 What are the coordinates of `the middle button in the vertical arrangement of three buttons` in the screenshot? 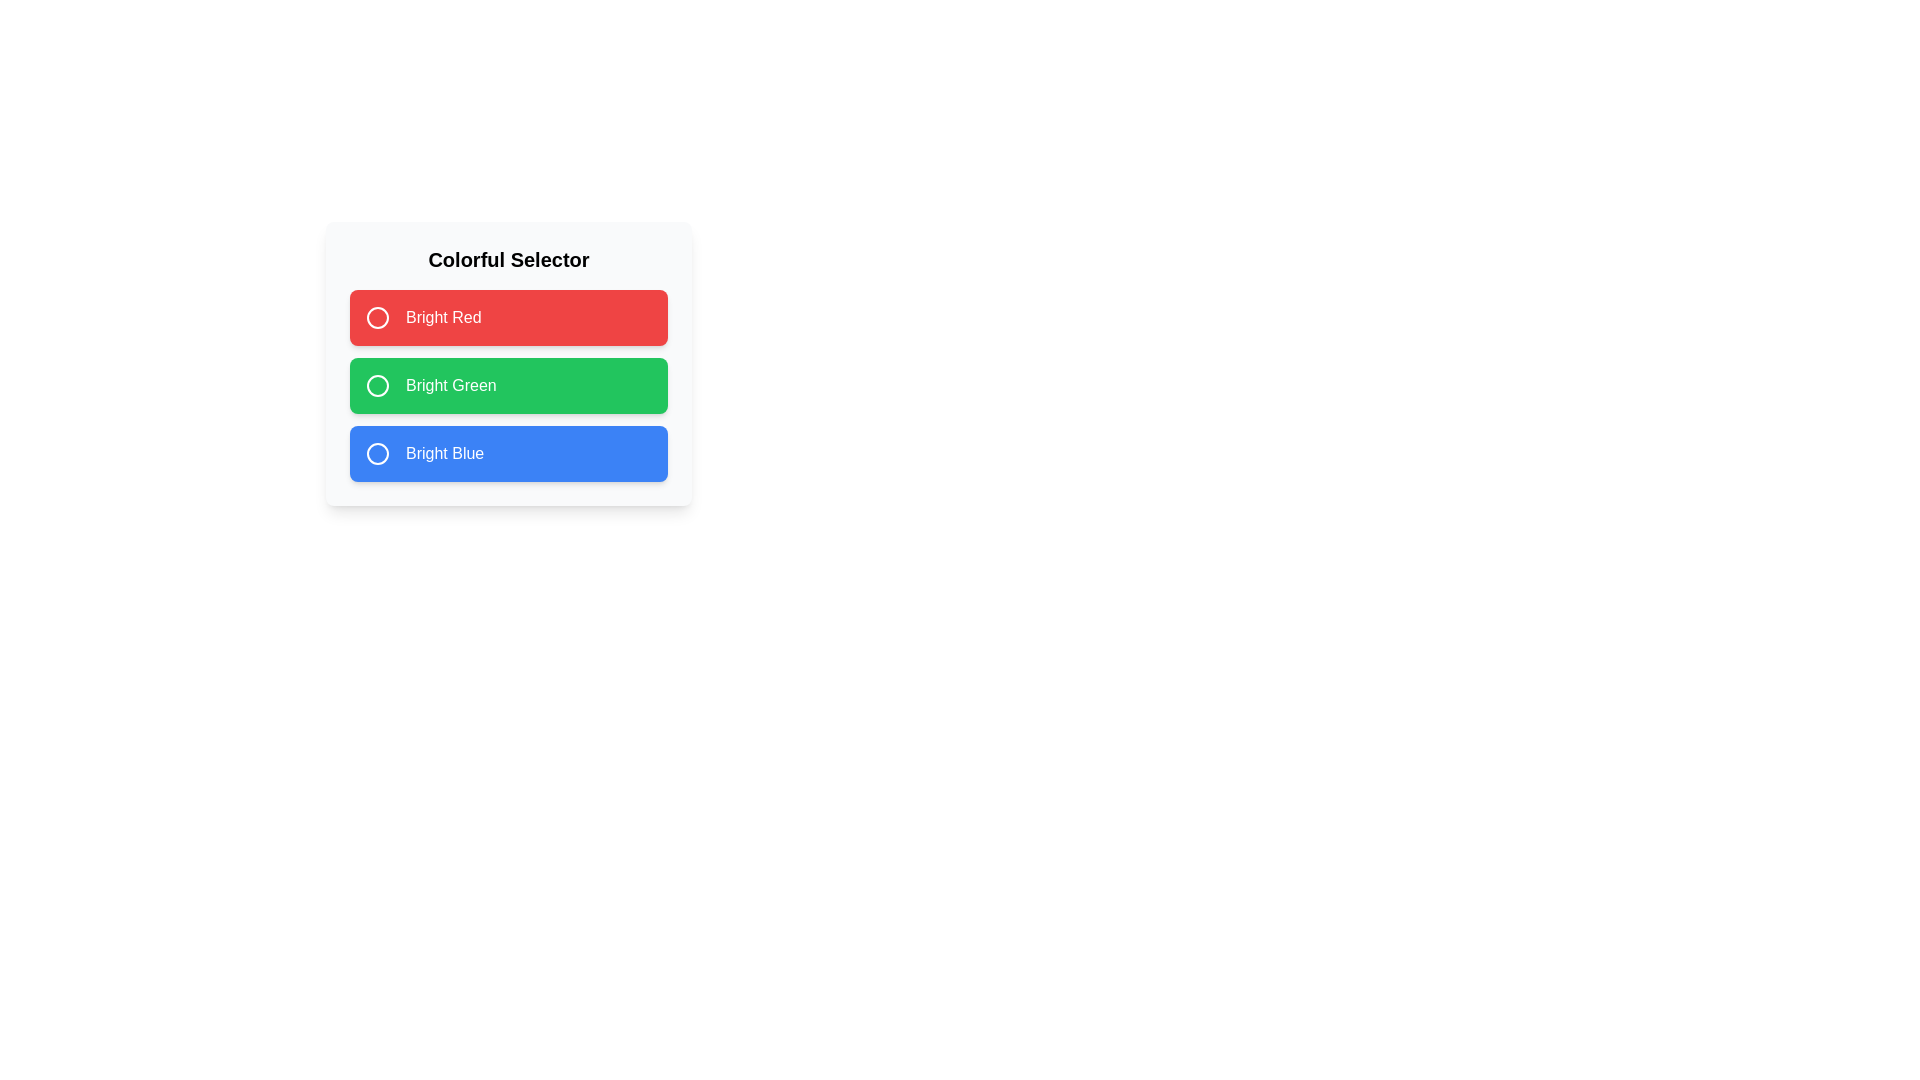 It's located at (508, 385).